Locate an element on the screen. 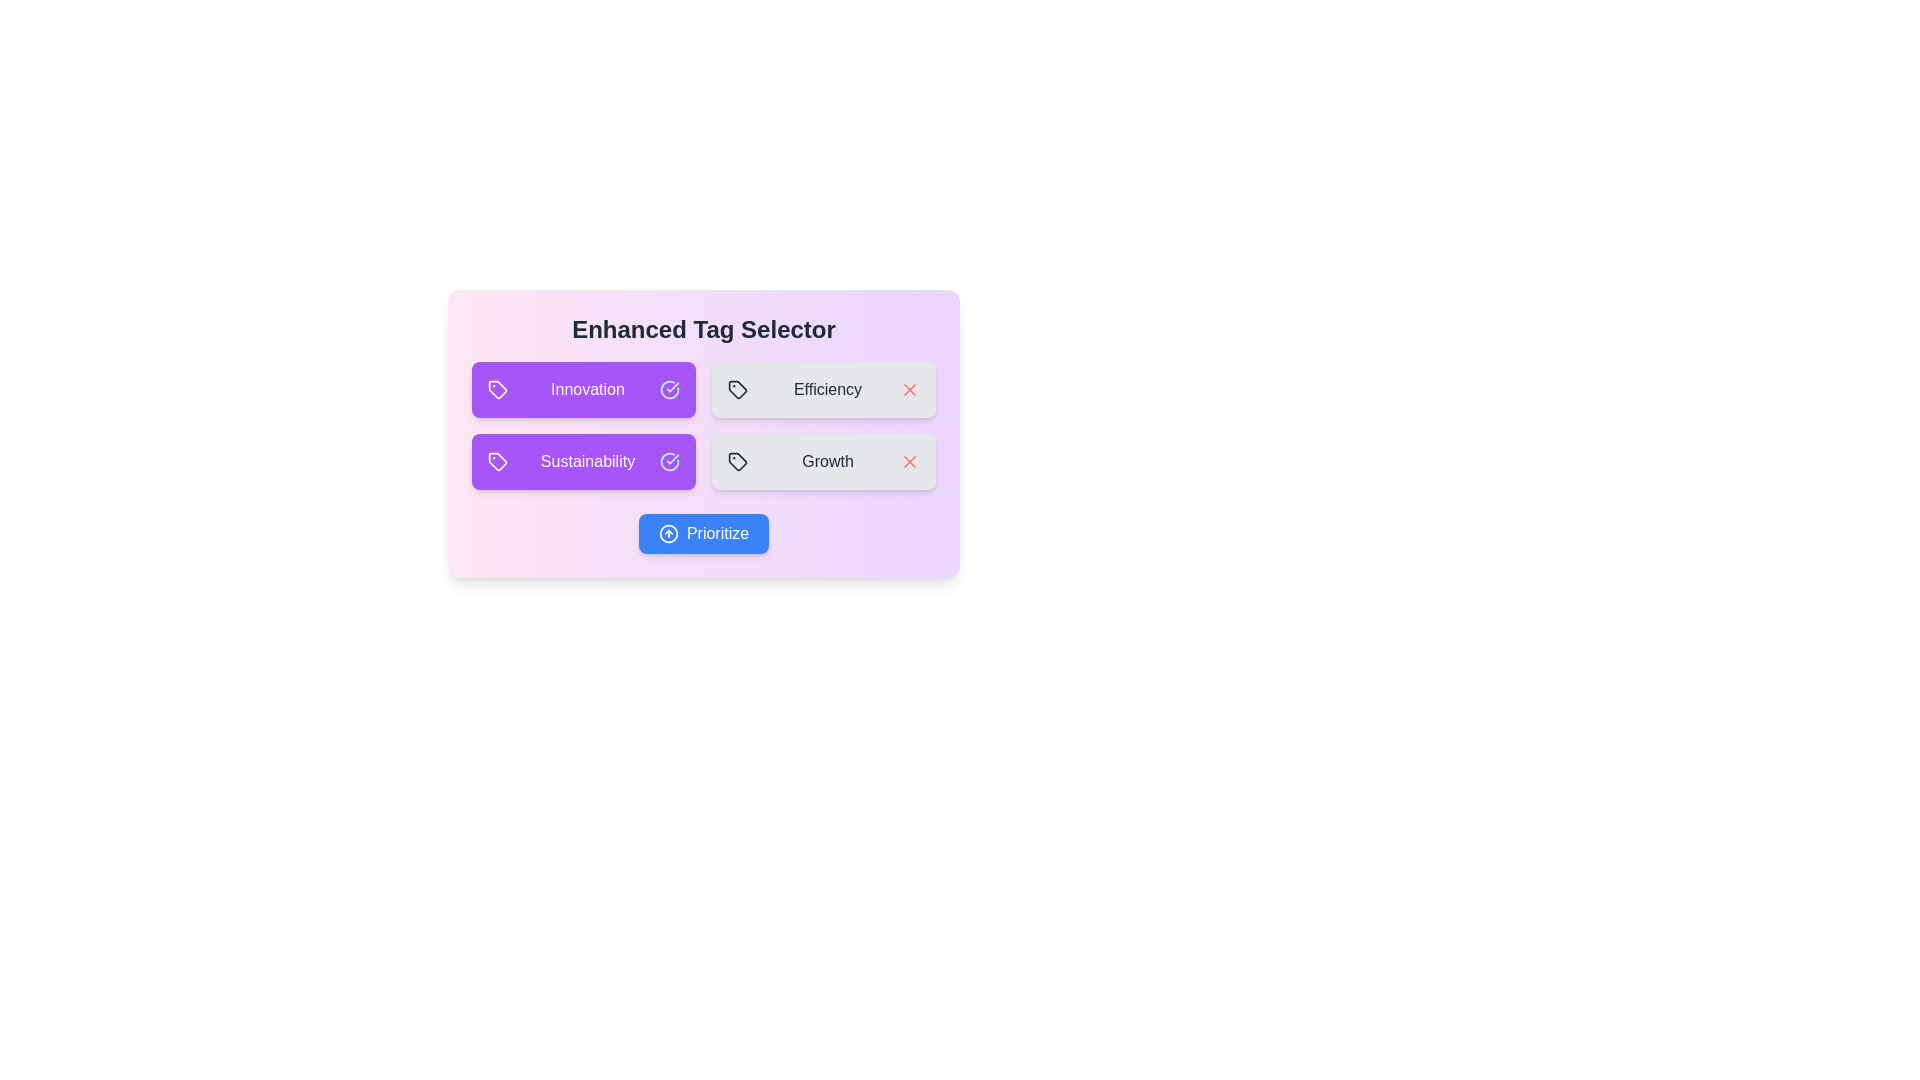 The width and height of the screenshot is (1920, 1080). the Innovation to observe its hover effect is located at coordinates (583, 389).